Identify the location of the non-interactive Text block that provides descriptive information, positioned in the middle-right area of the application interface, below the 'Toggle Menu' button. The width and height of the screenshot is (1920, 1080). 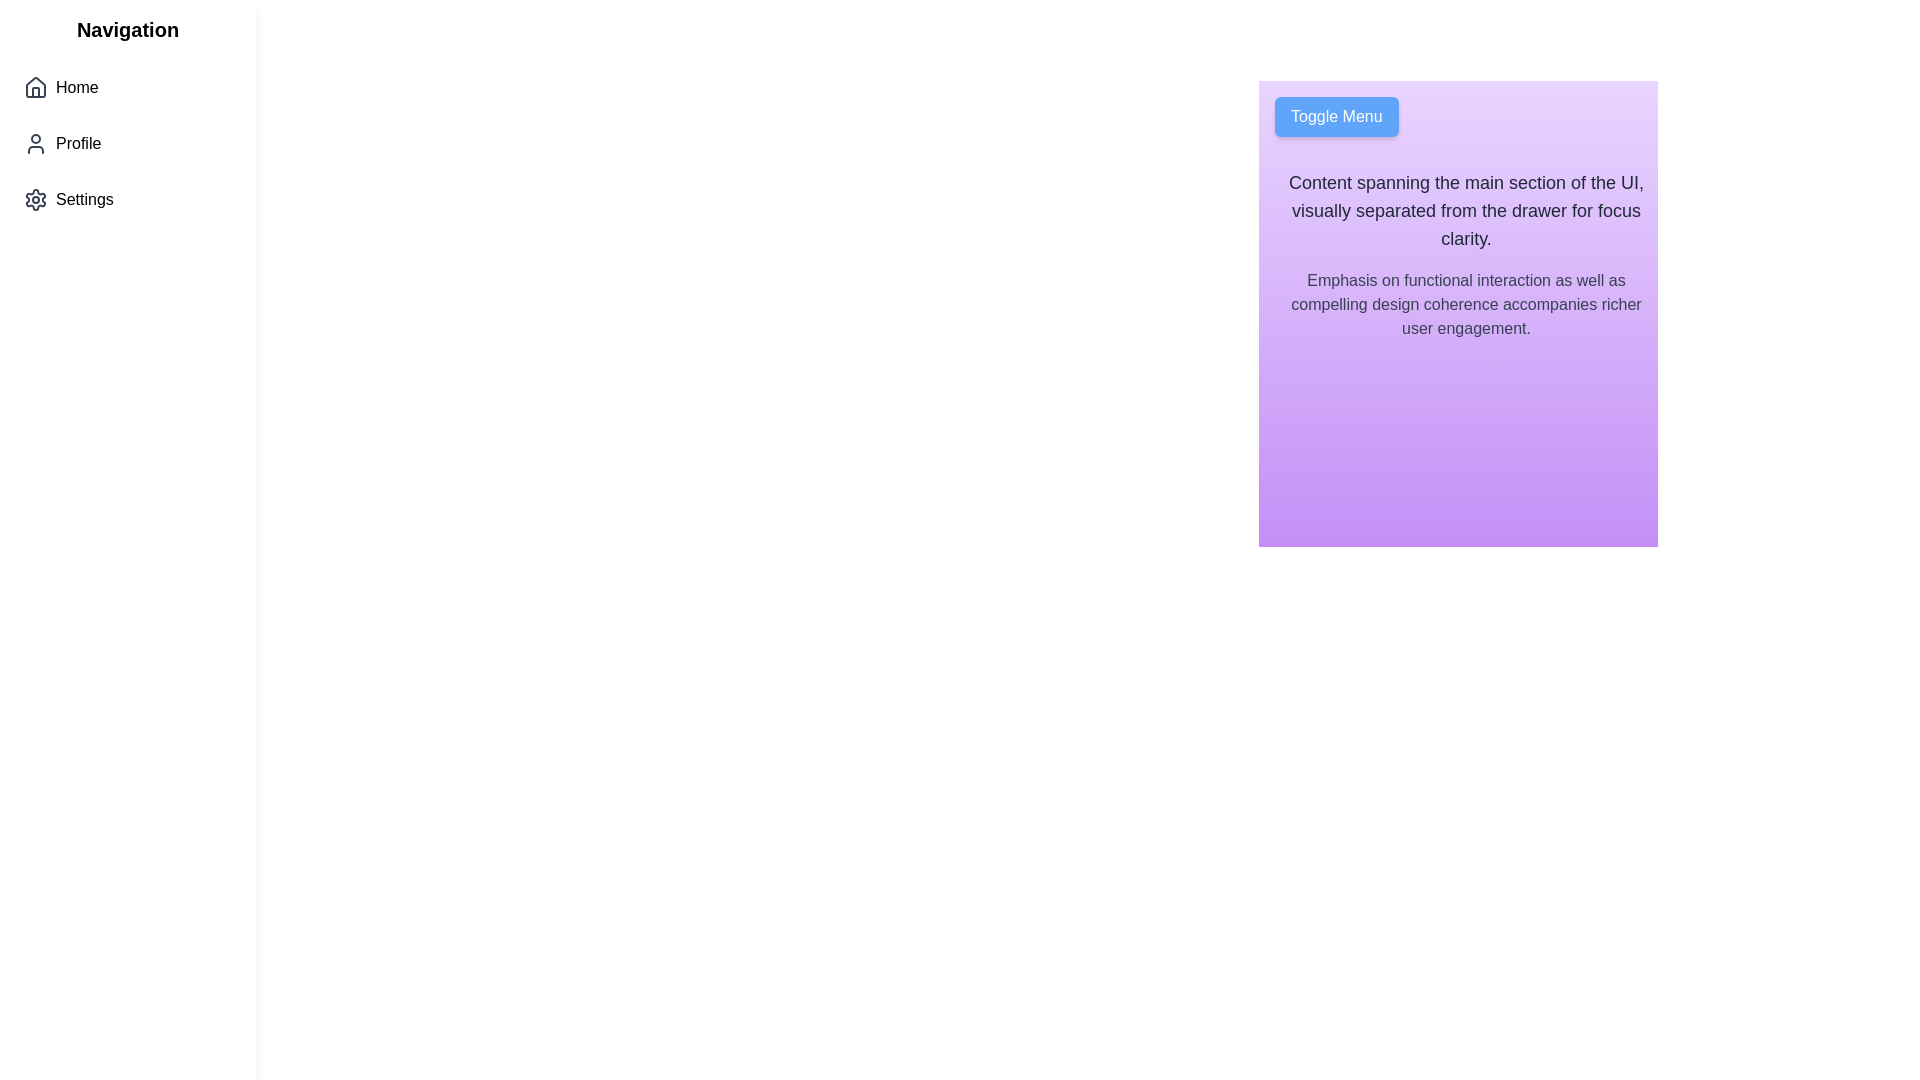
(1466, 253).